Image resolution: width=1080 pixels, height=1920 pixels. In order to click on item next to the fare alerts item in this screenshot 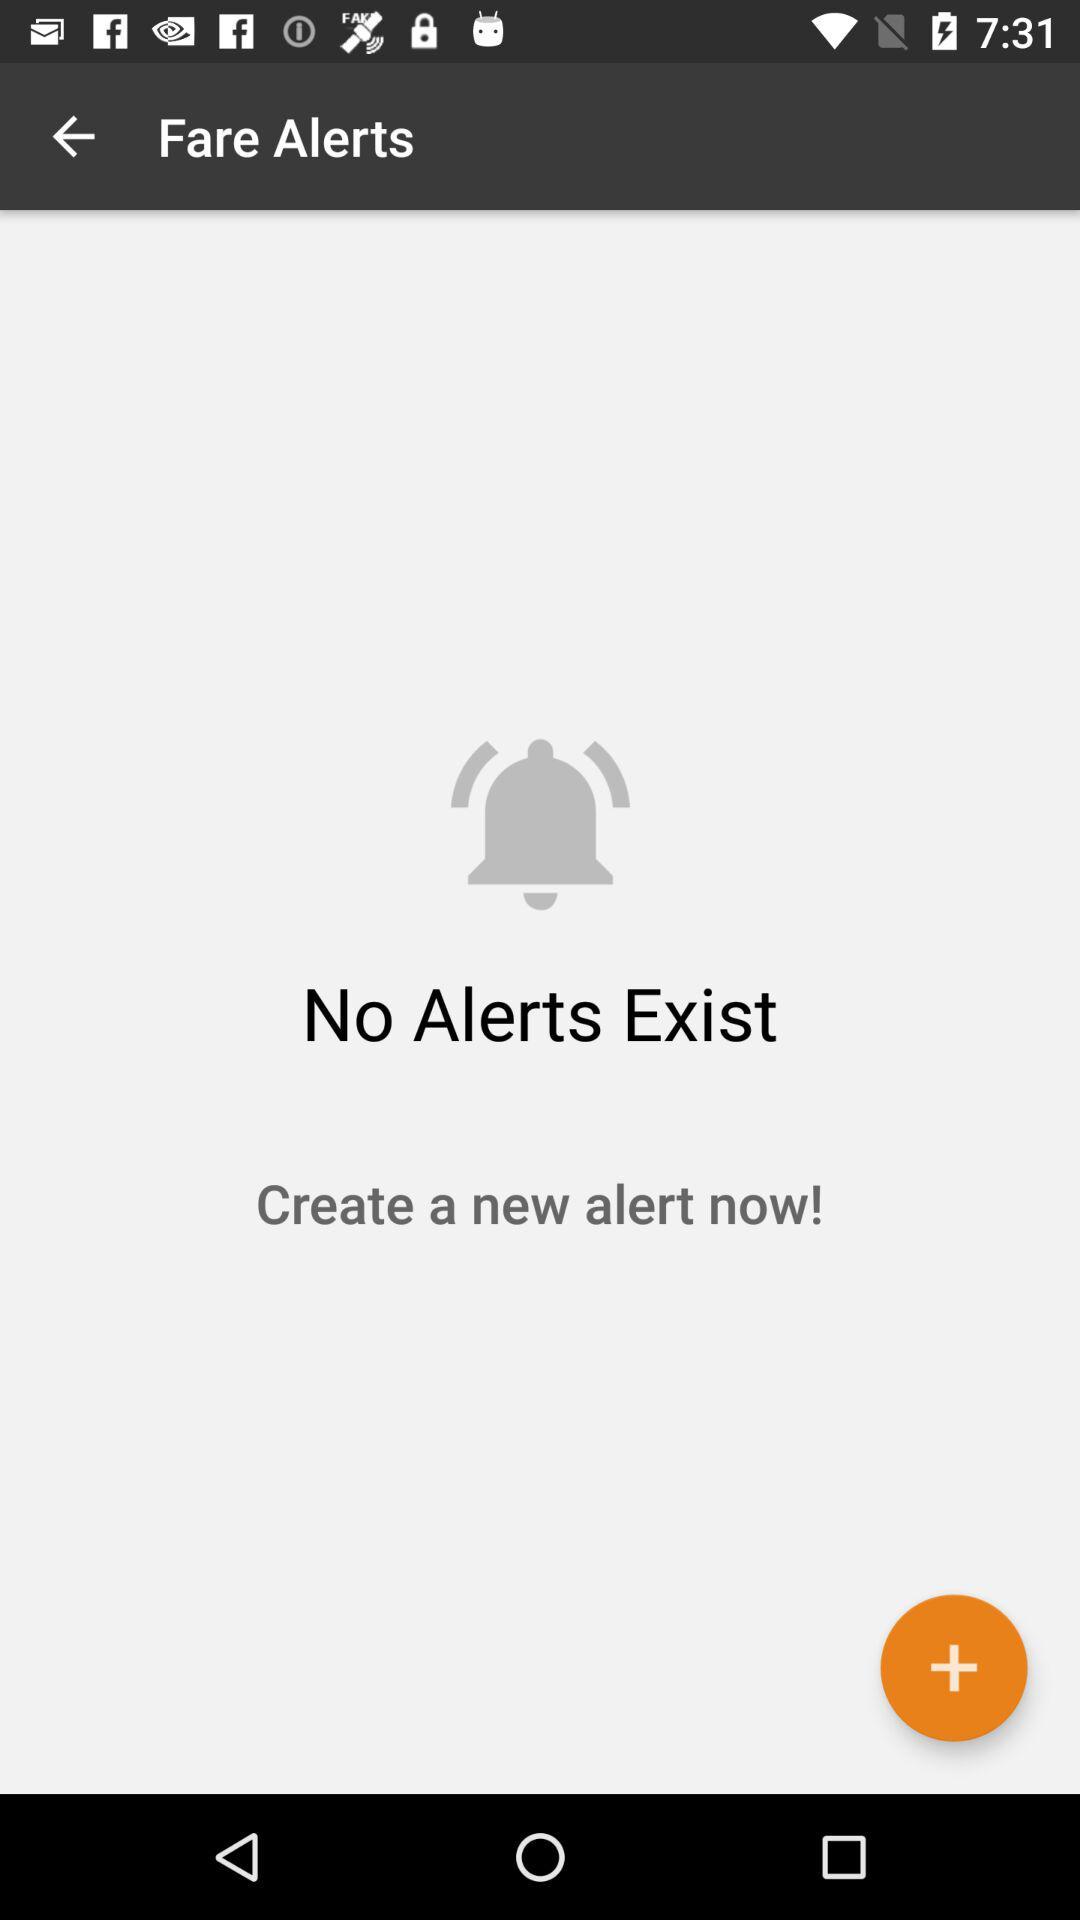, I will do `click(72, 135)`.